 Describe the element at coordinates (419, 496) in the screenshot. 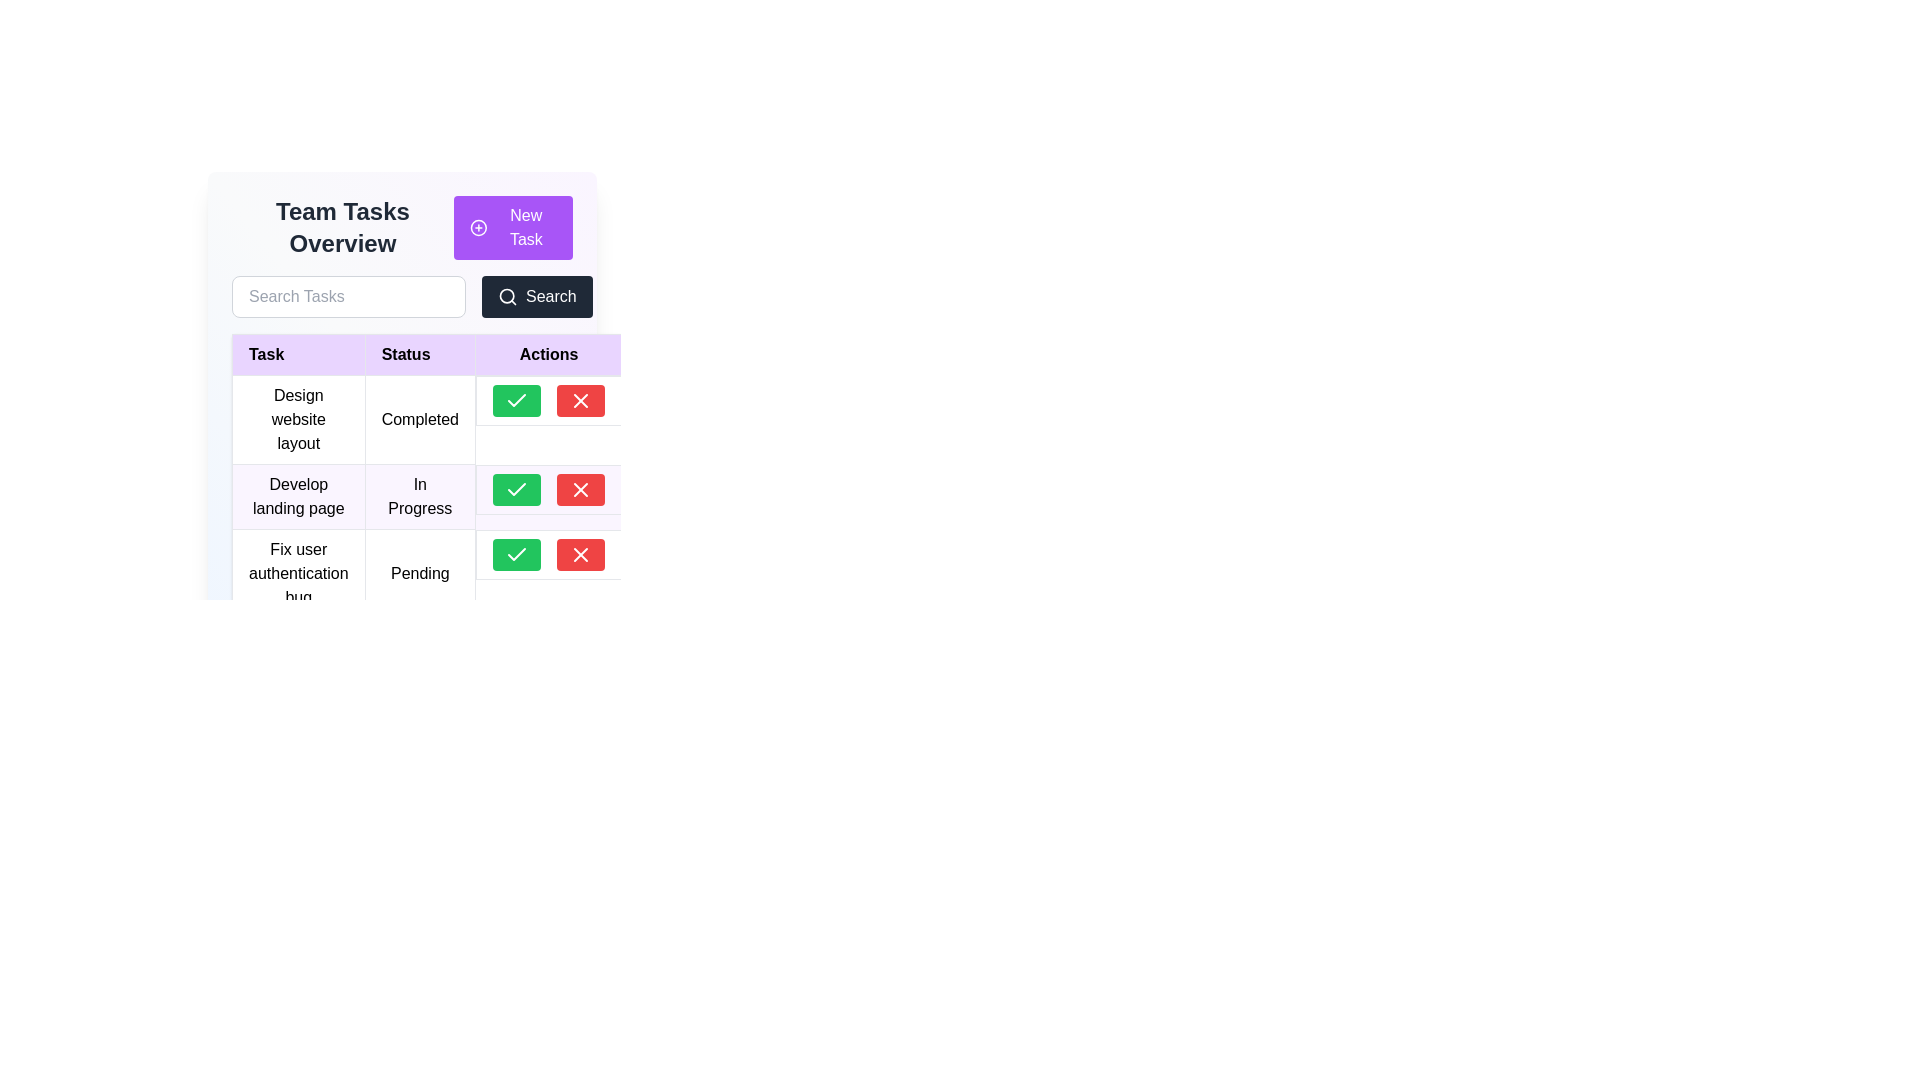

I see `the text label displaying 'In Progress' located in the second row under the 'Status' header` at that location.